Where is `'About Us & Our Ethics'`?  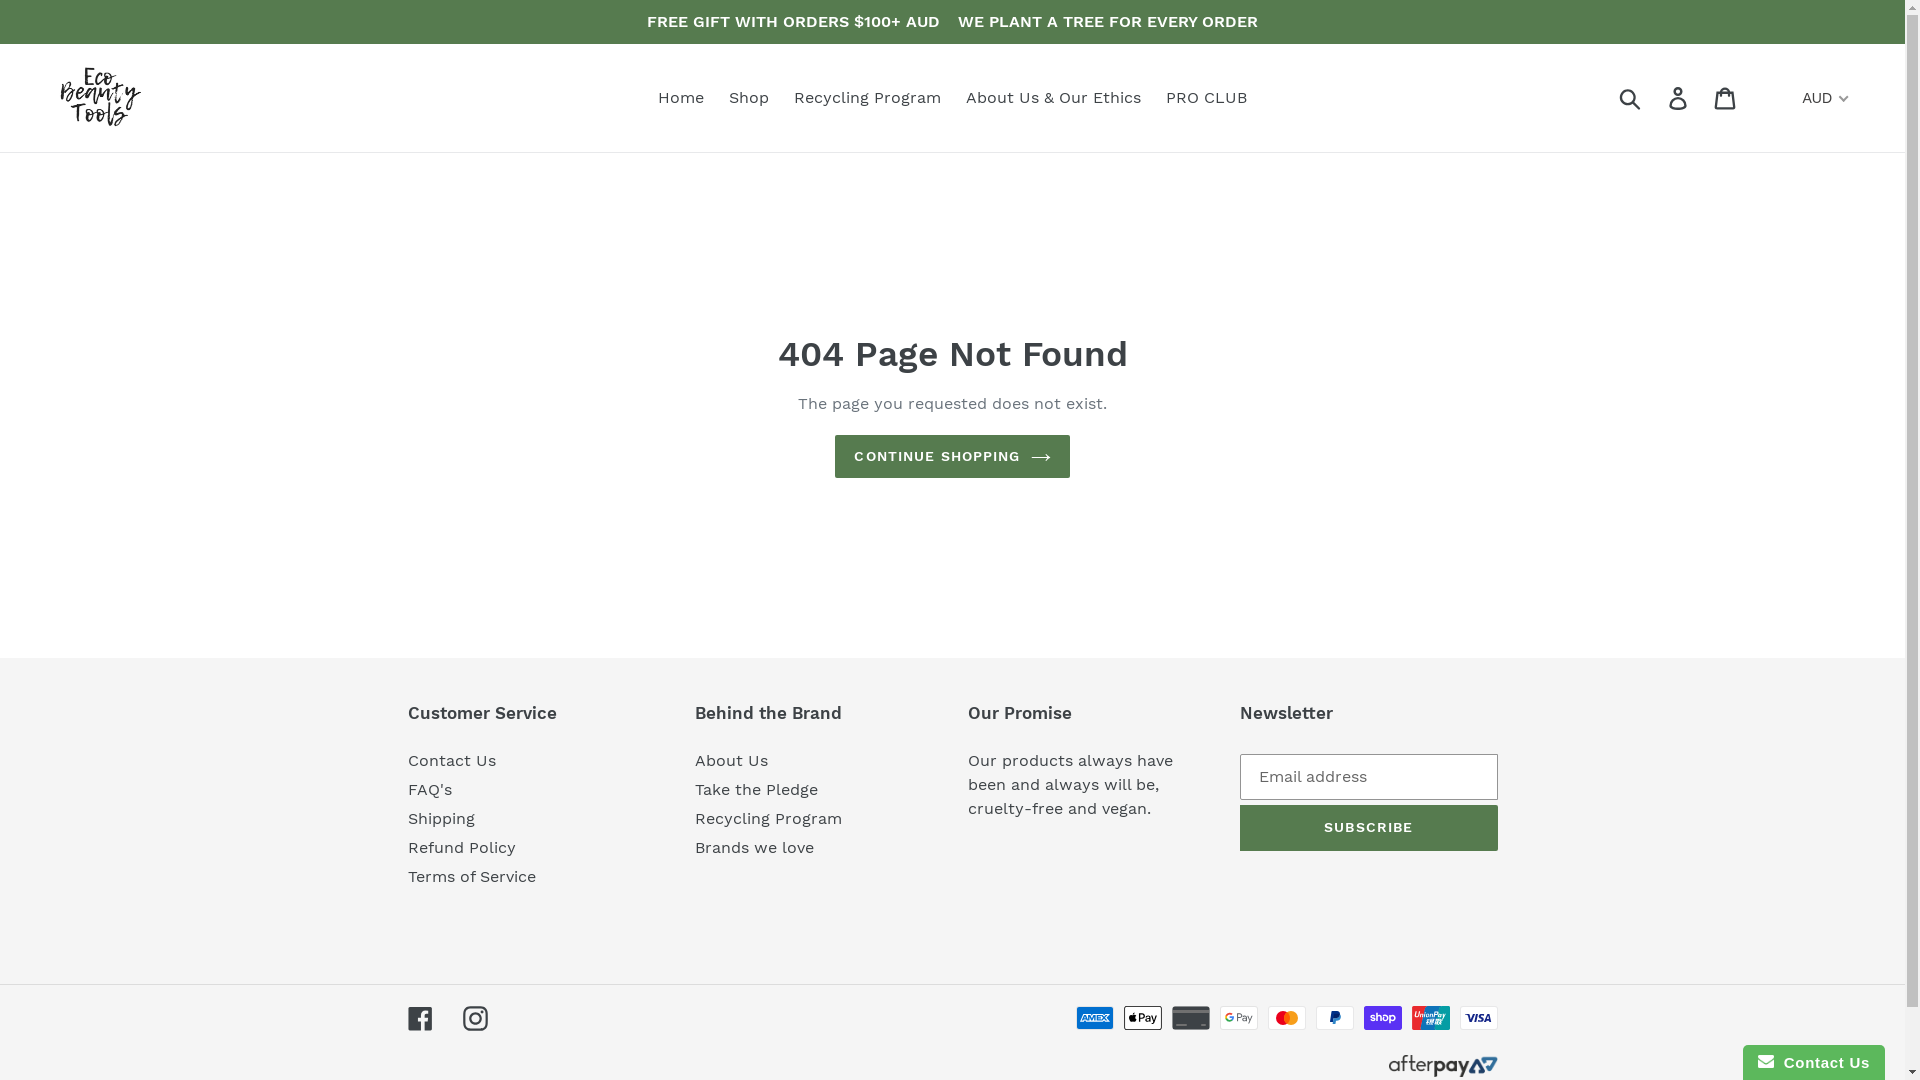 'About Us & Our Ethics' is located at coordinates (1052, 97).